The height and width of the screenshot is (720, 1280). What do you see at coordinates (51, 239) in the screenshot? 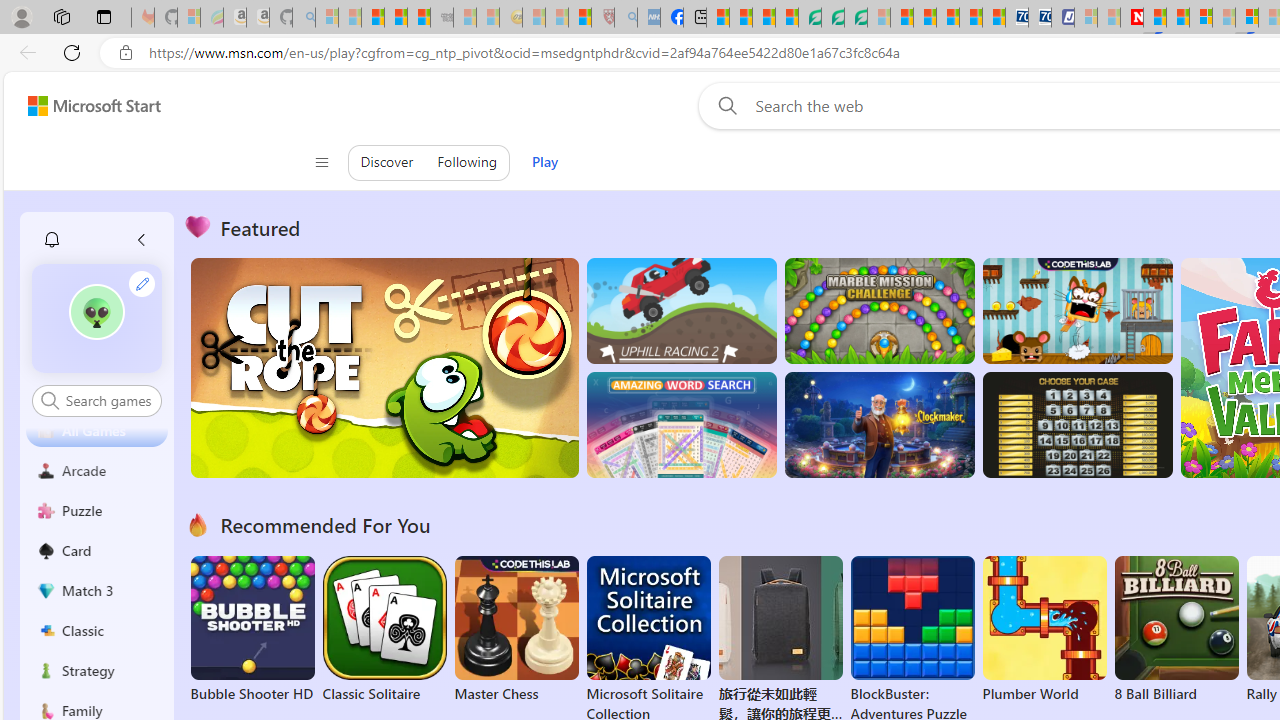
I see `'Class: notification-item'` at bounding box center [51, 239].